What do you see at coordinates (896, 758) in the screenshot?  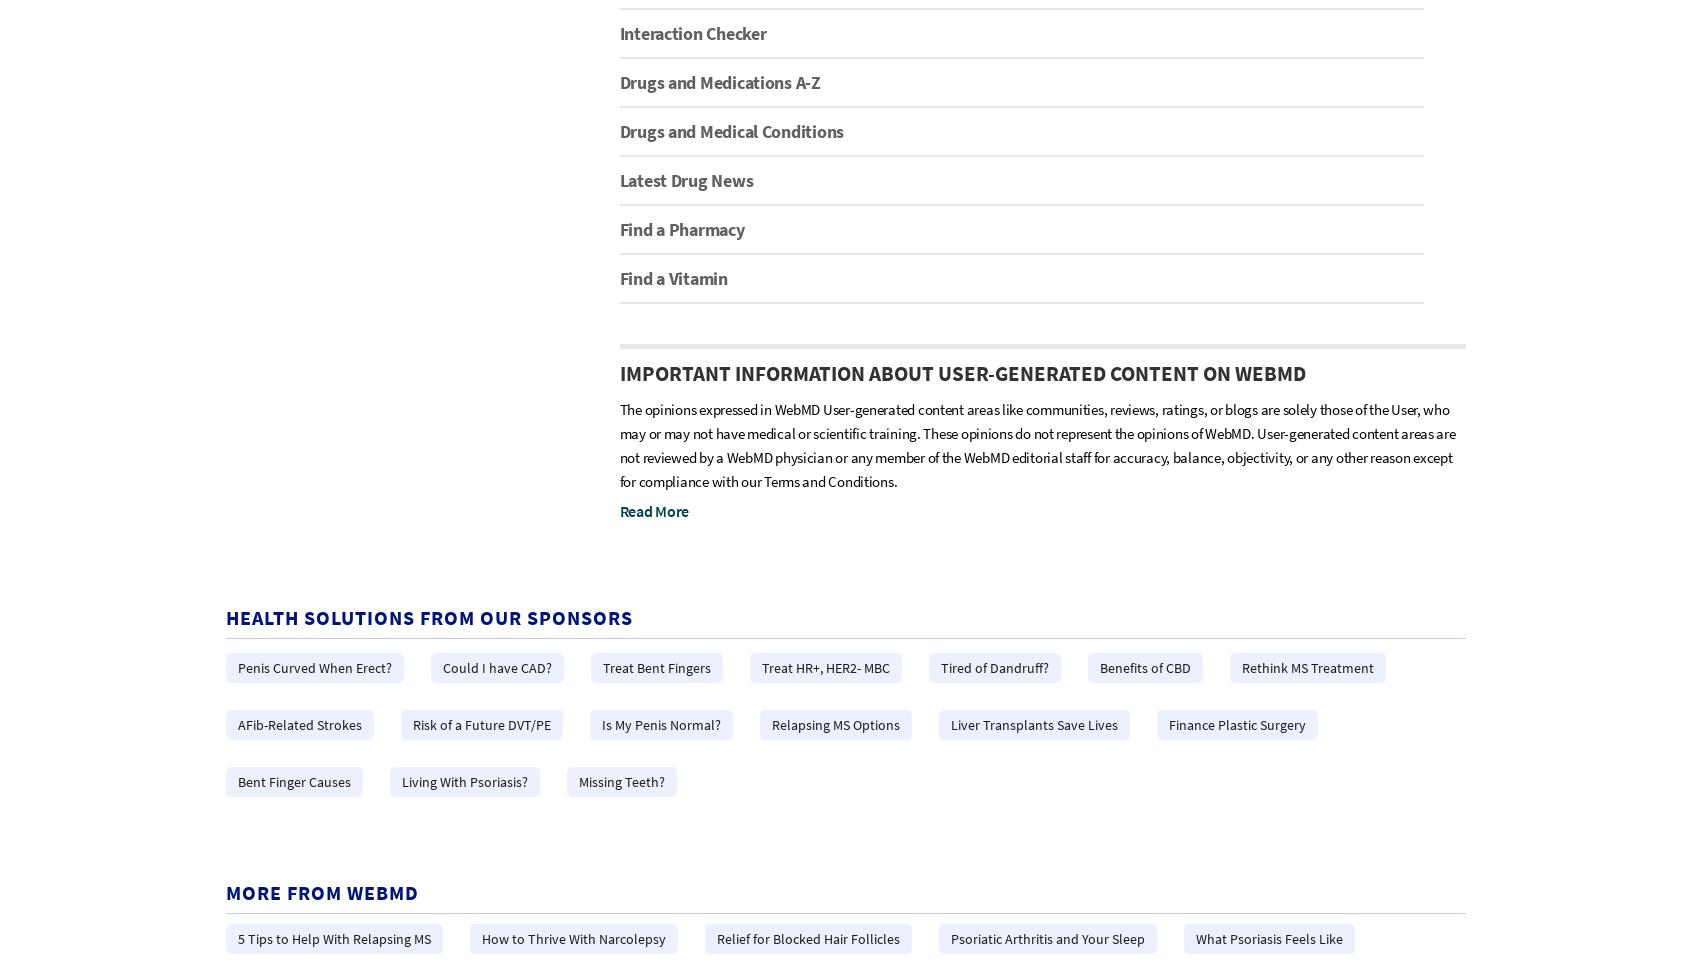 I see `'Terms of Use'` at bounding box center [896, 758].